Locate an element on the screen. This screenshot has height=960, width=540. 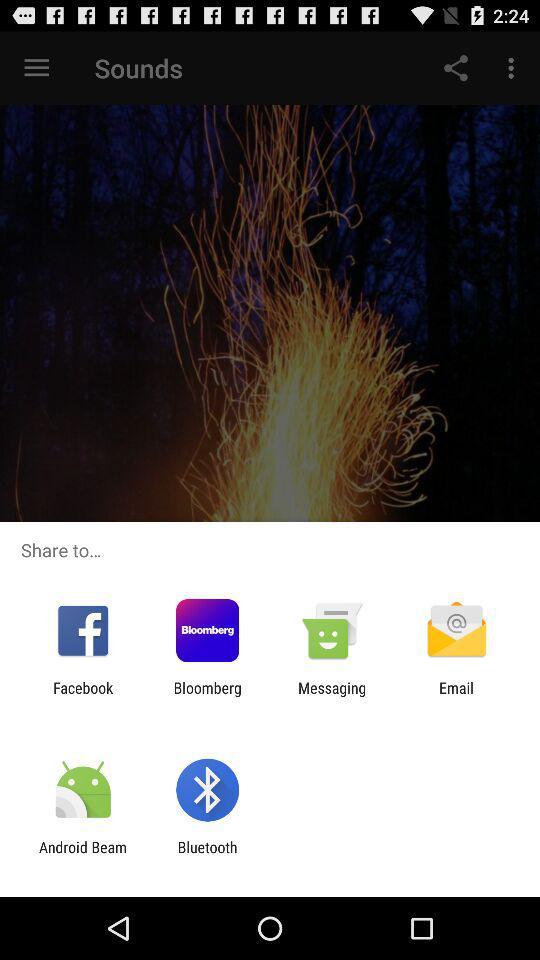
icon next to the bluetooth is located at coordinates (82, 855).